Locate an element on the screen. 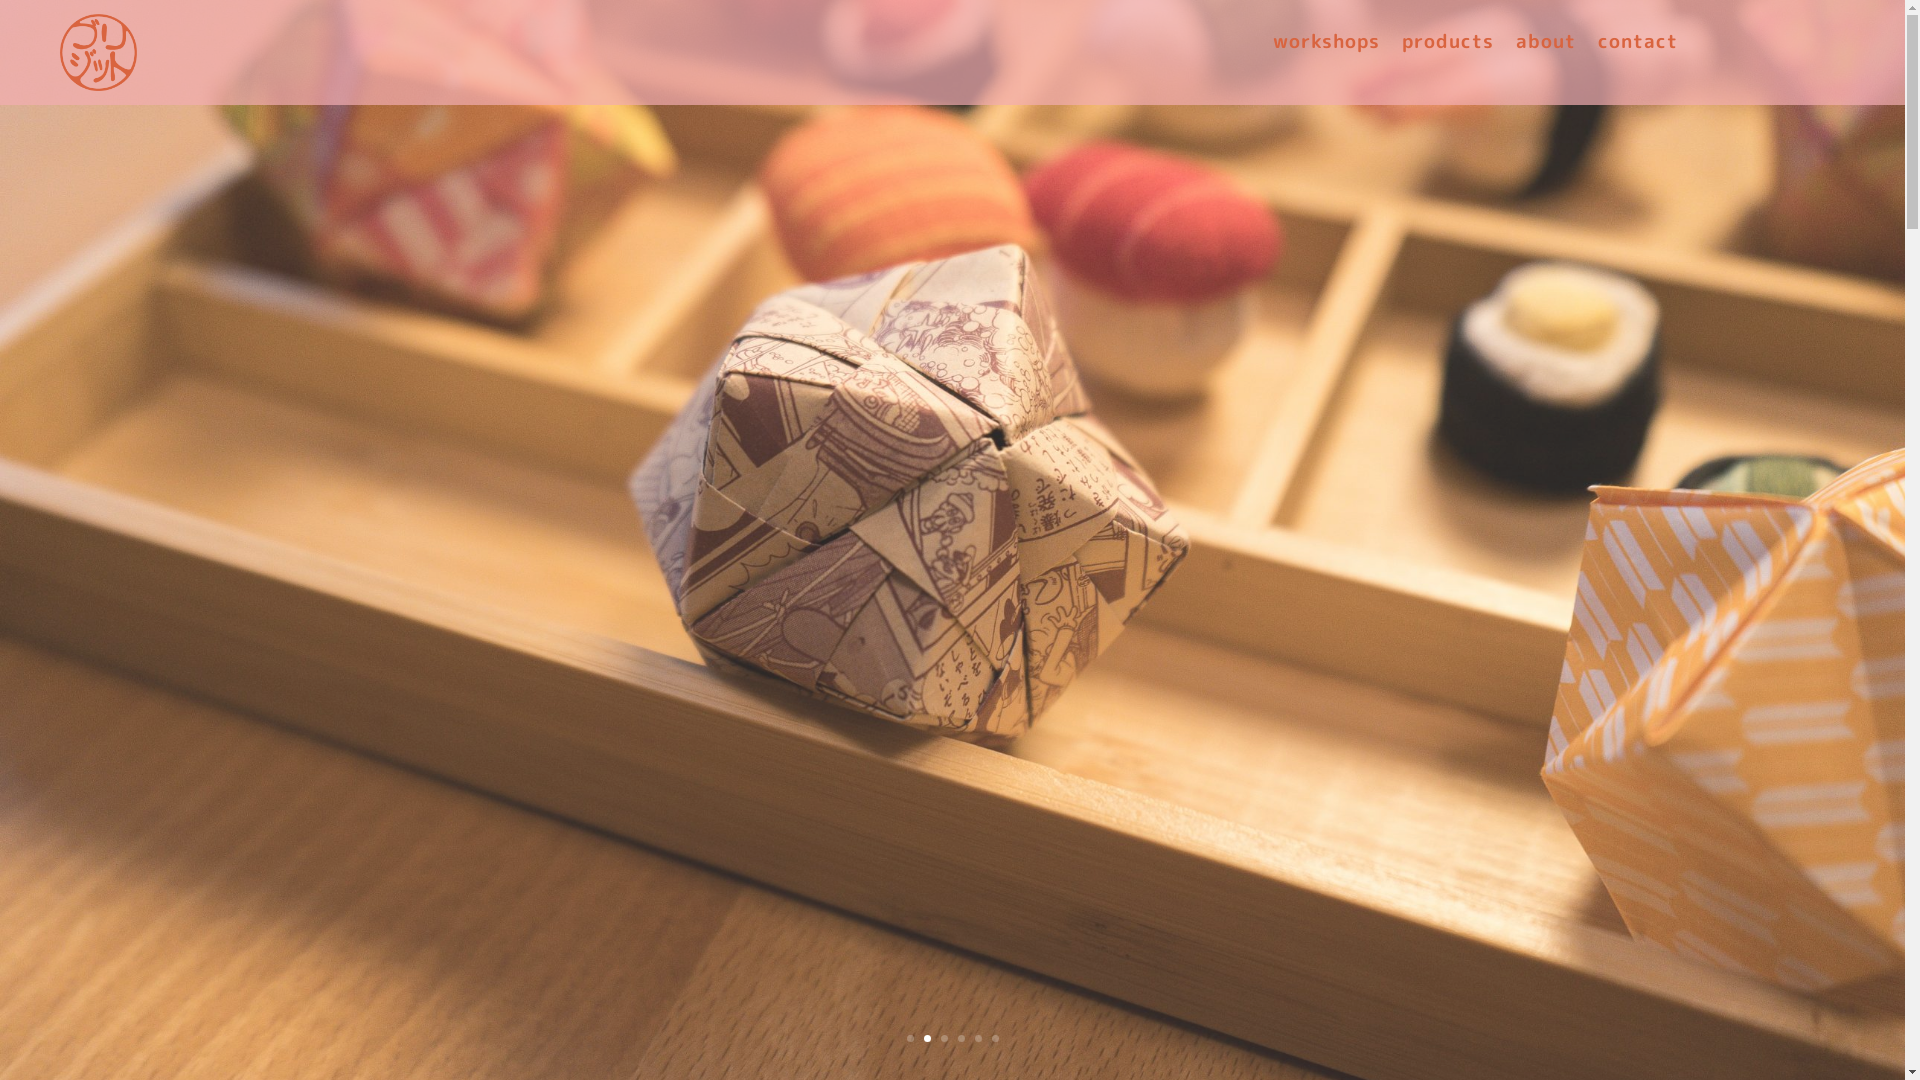 Image resolution: width=1920 pixels, height=1080 pixels. 'workshops' is located at coordinates (1326, 45).